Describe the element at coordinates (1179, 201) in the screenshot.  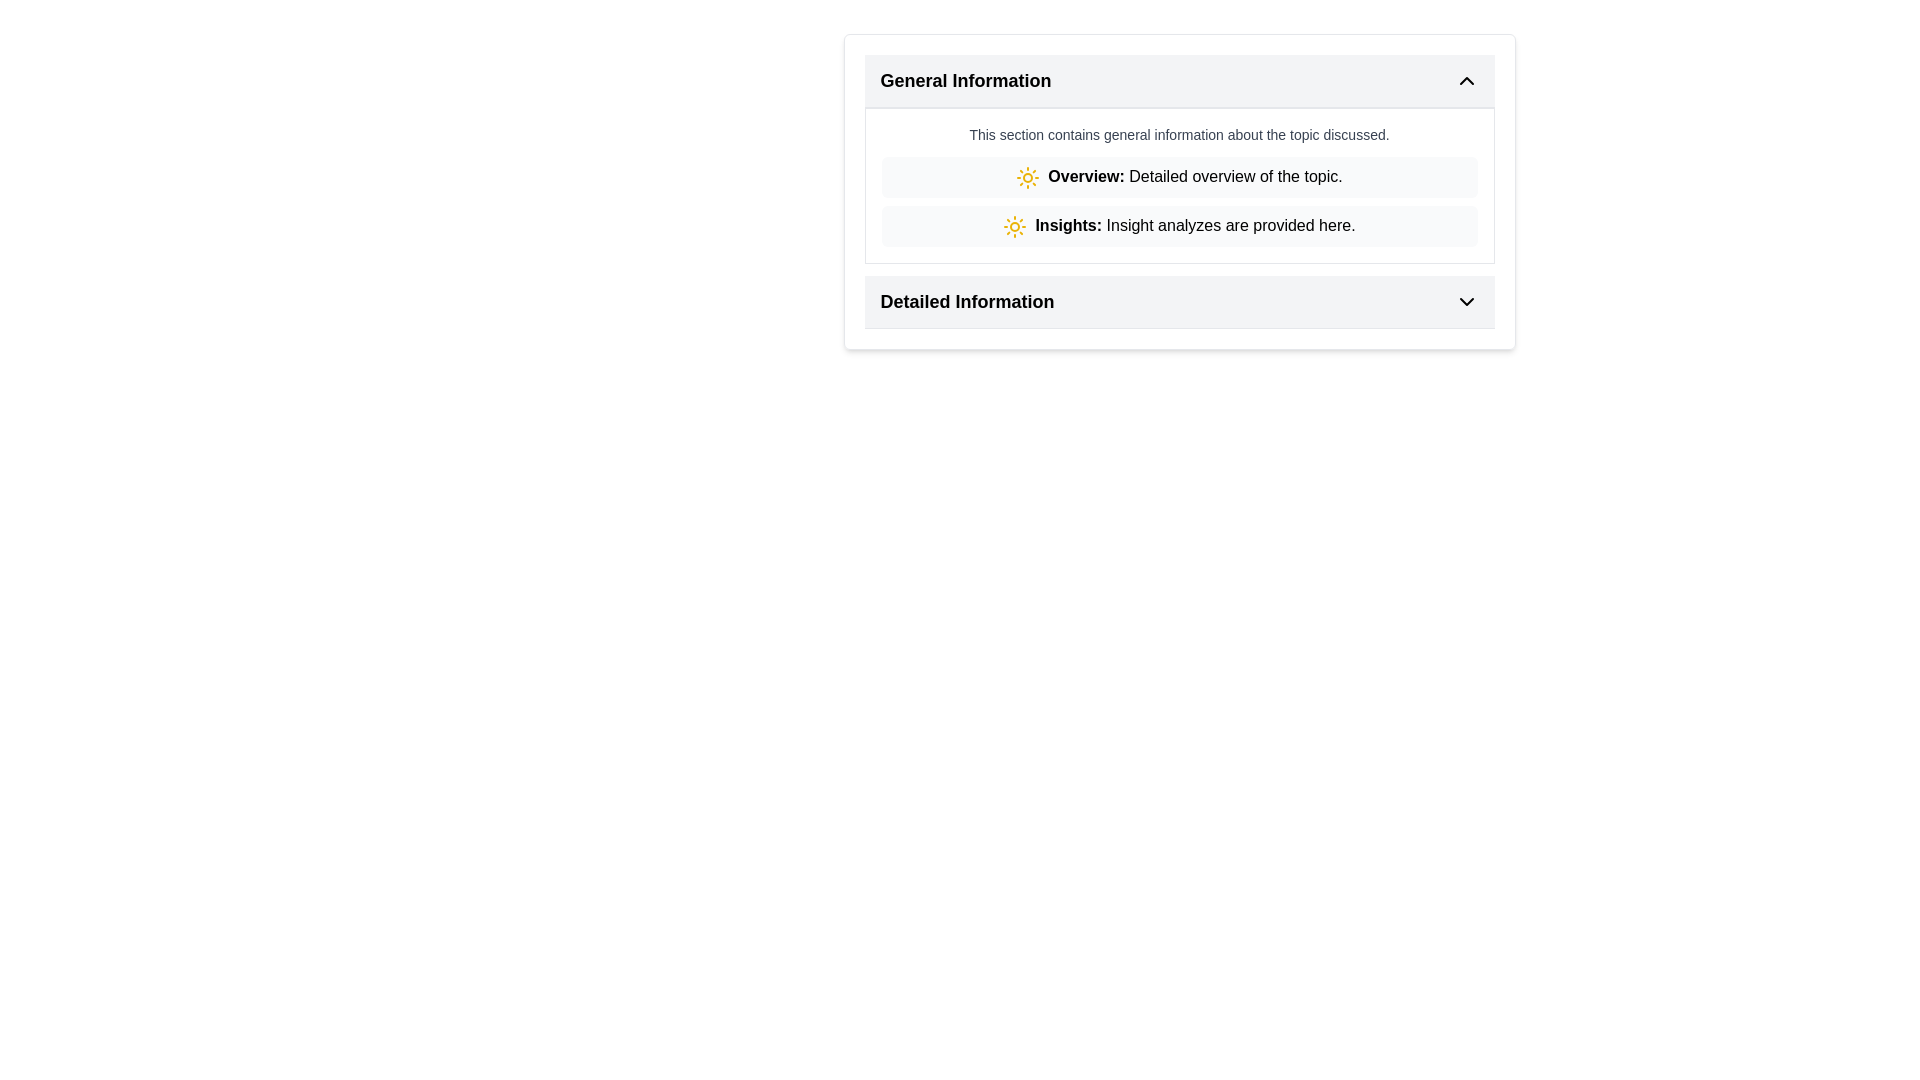
I see `the Informational Block located in the center of the 'General Information' section, below the description 'This section contains general information about the topic discussed.'` at that location.